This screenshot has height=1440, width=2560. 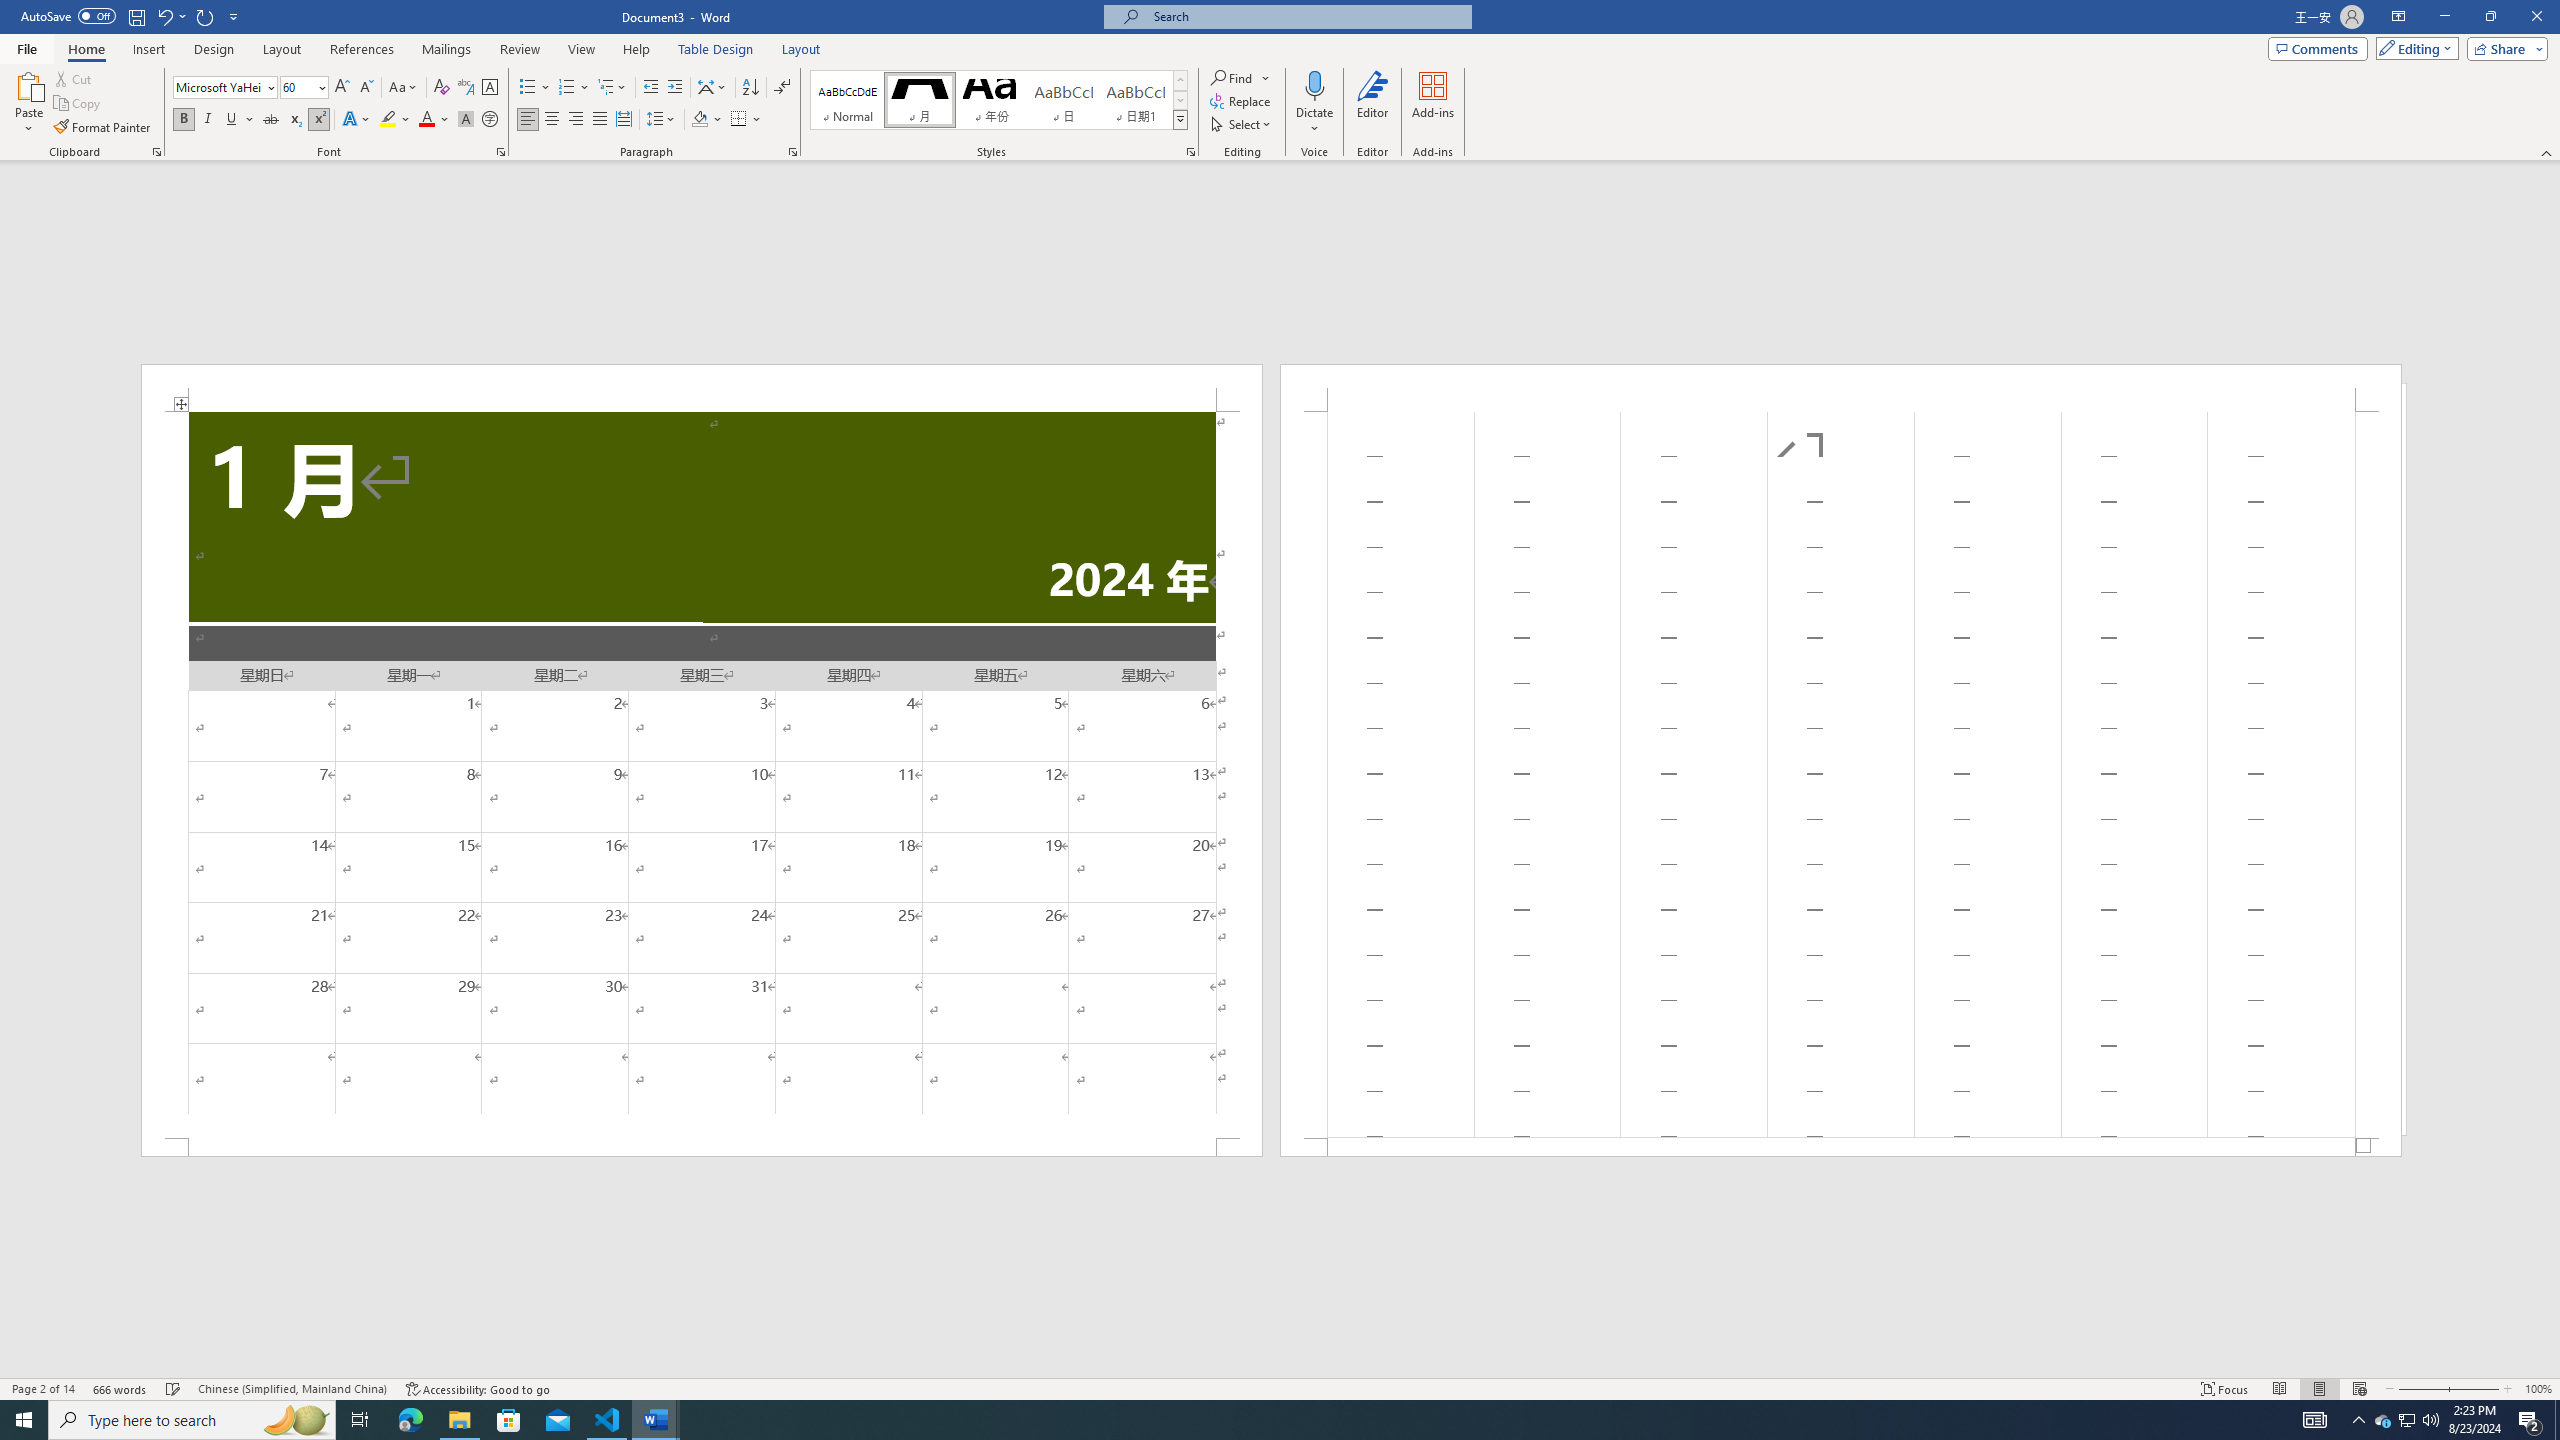 What do you see at coordinates (2443, 16) in the screenshot?
I see `'Minimize'` at bounding box center [2443, 16].